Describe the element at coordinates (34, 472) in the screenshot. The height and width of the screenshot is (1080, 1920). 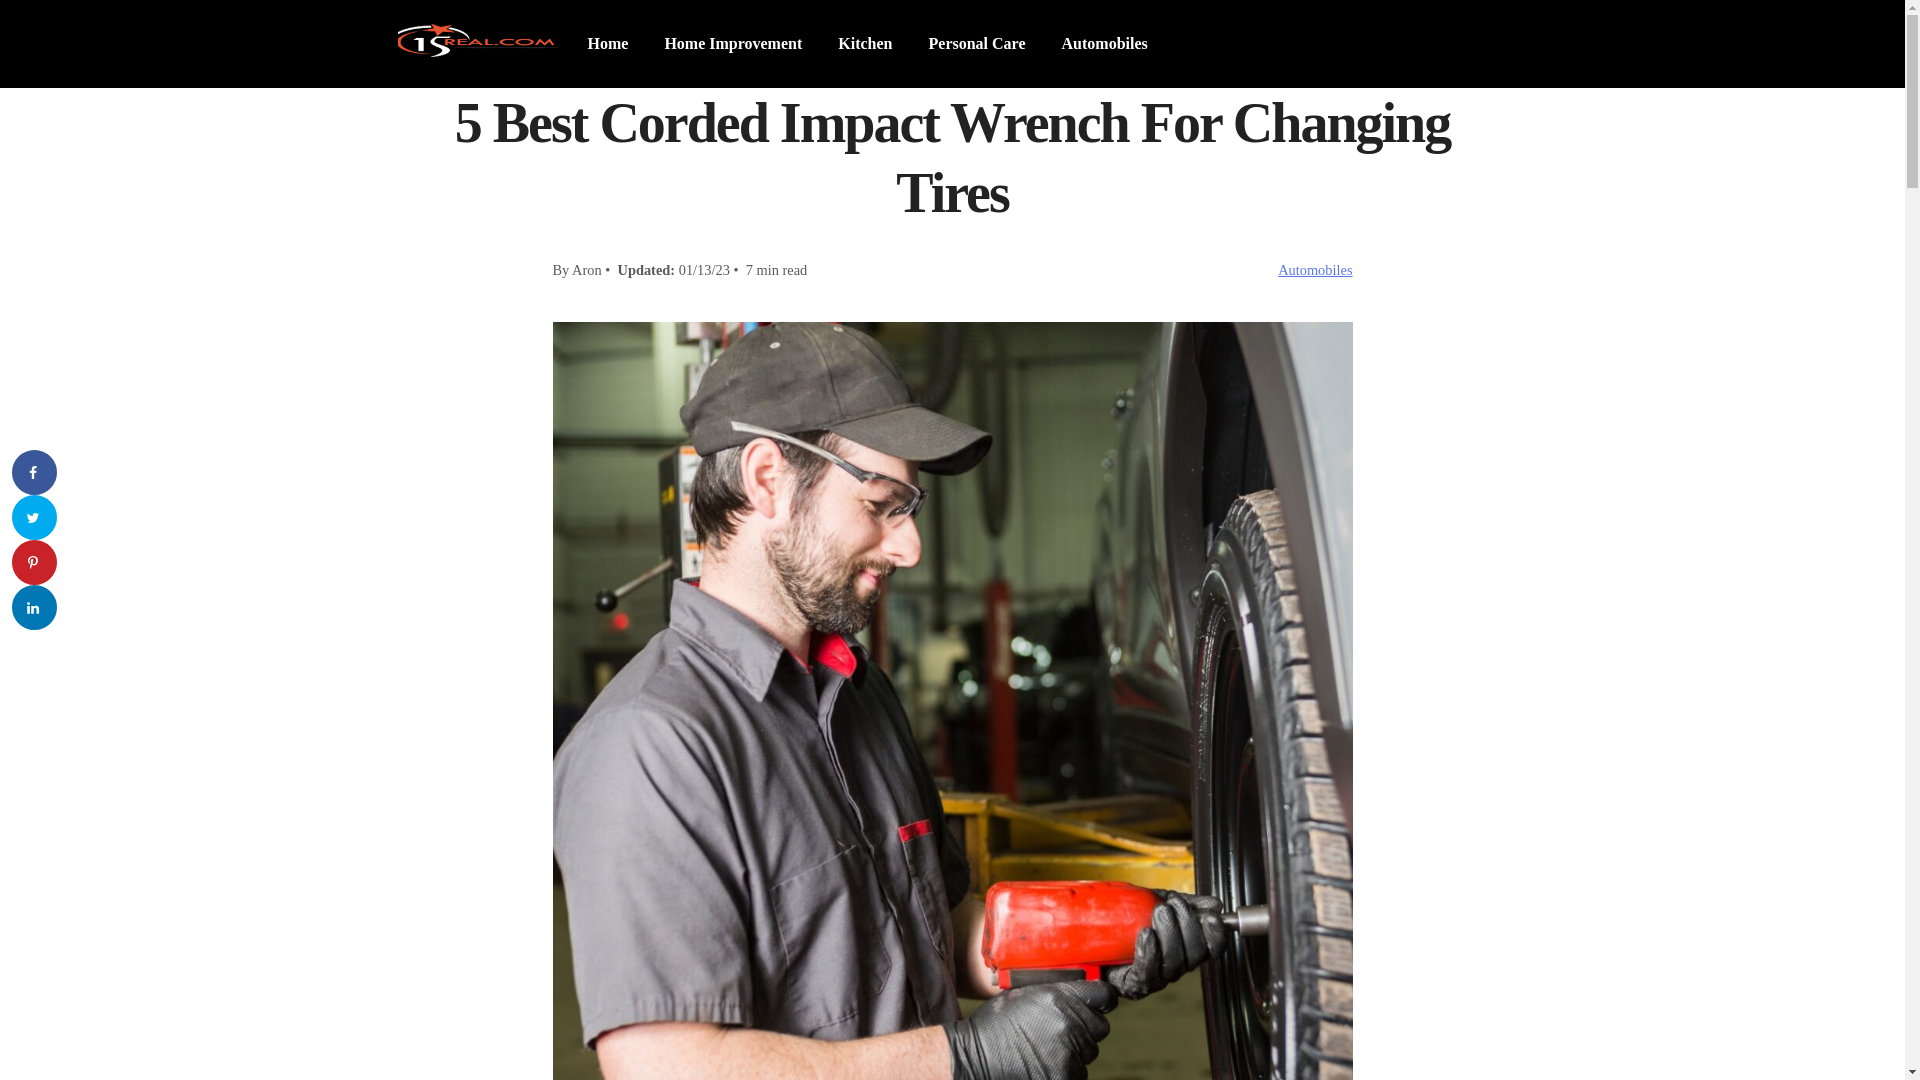
I see `'Share on Facebook'` at that location.